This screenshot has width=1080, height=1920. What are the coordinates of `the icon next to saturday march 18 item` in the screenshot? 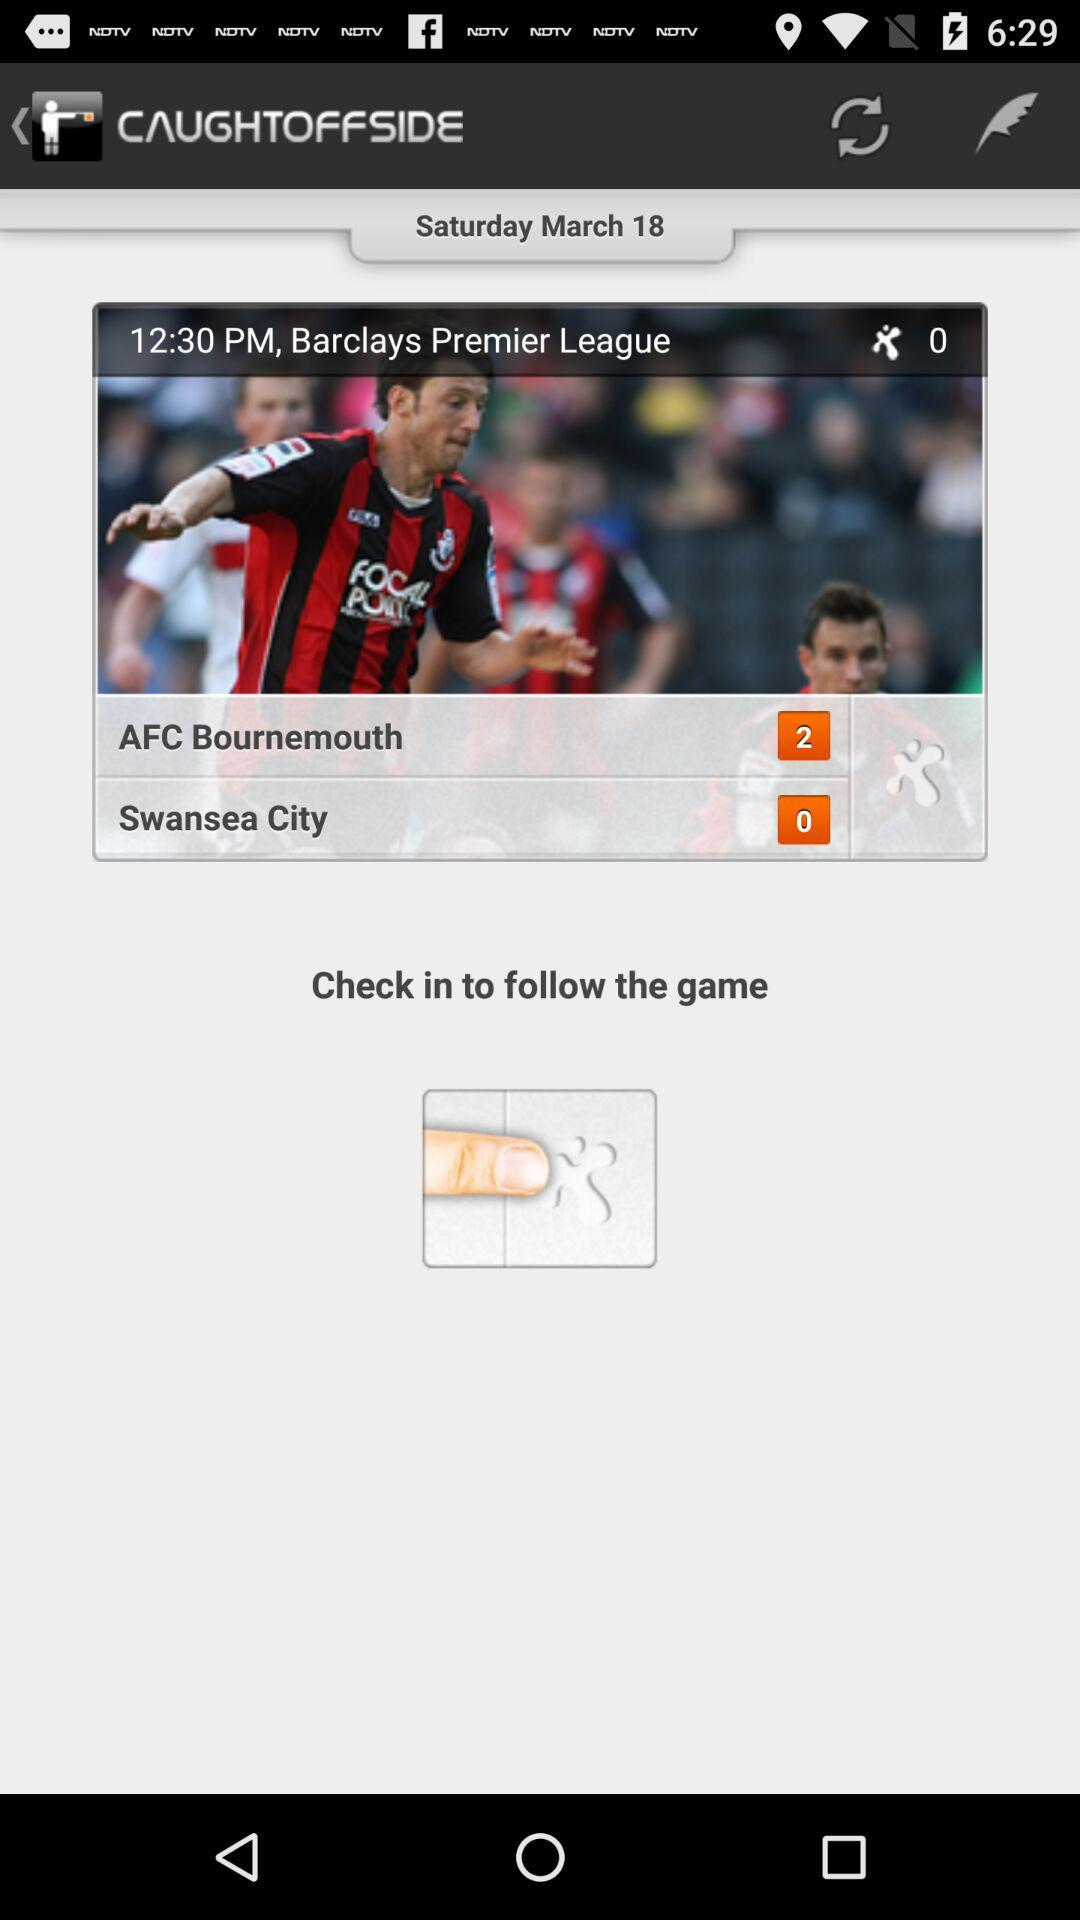 It's located at (858, 124).